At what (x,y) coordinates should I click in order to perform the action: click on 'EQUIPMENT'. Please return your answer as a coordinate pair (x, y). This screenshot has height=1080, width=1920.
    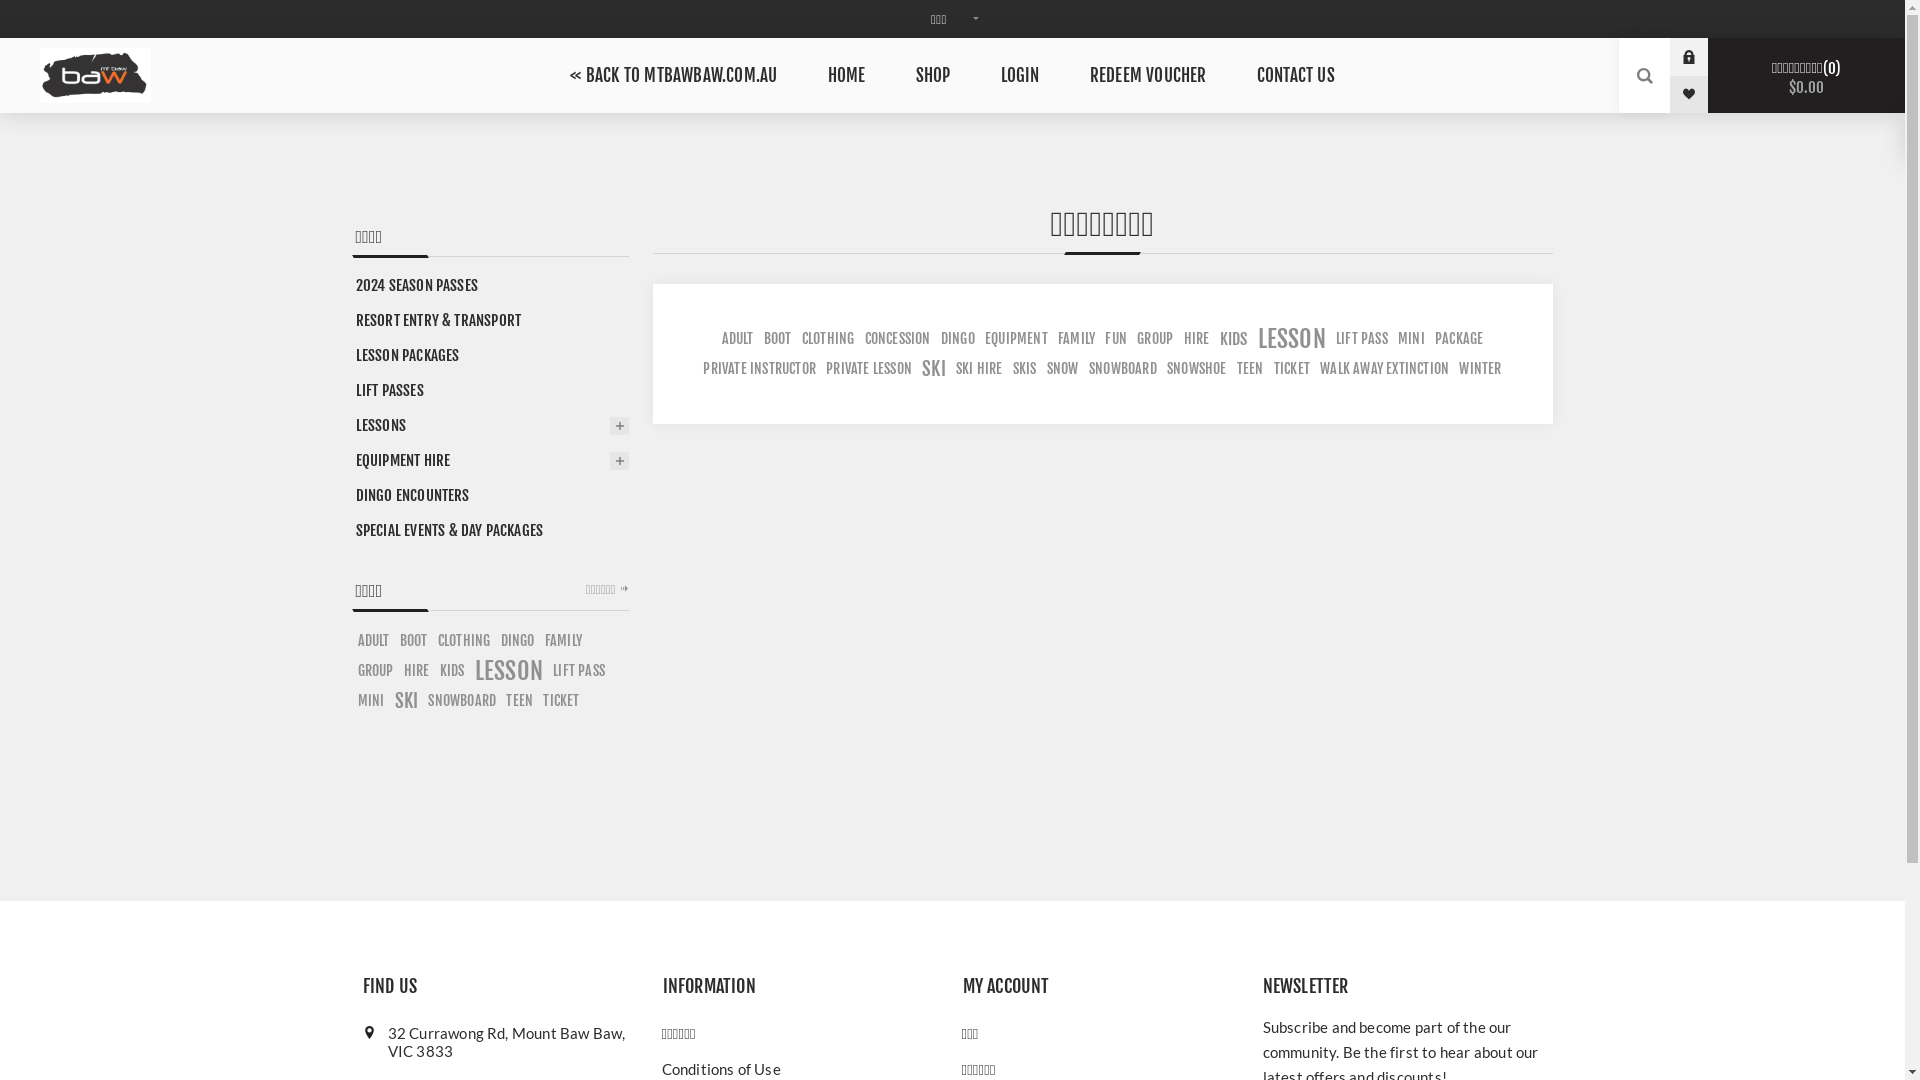
    Looking at the image, I should click on (1016, 338).